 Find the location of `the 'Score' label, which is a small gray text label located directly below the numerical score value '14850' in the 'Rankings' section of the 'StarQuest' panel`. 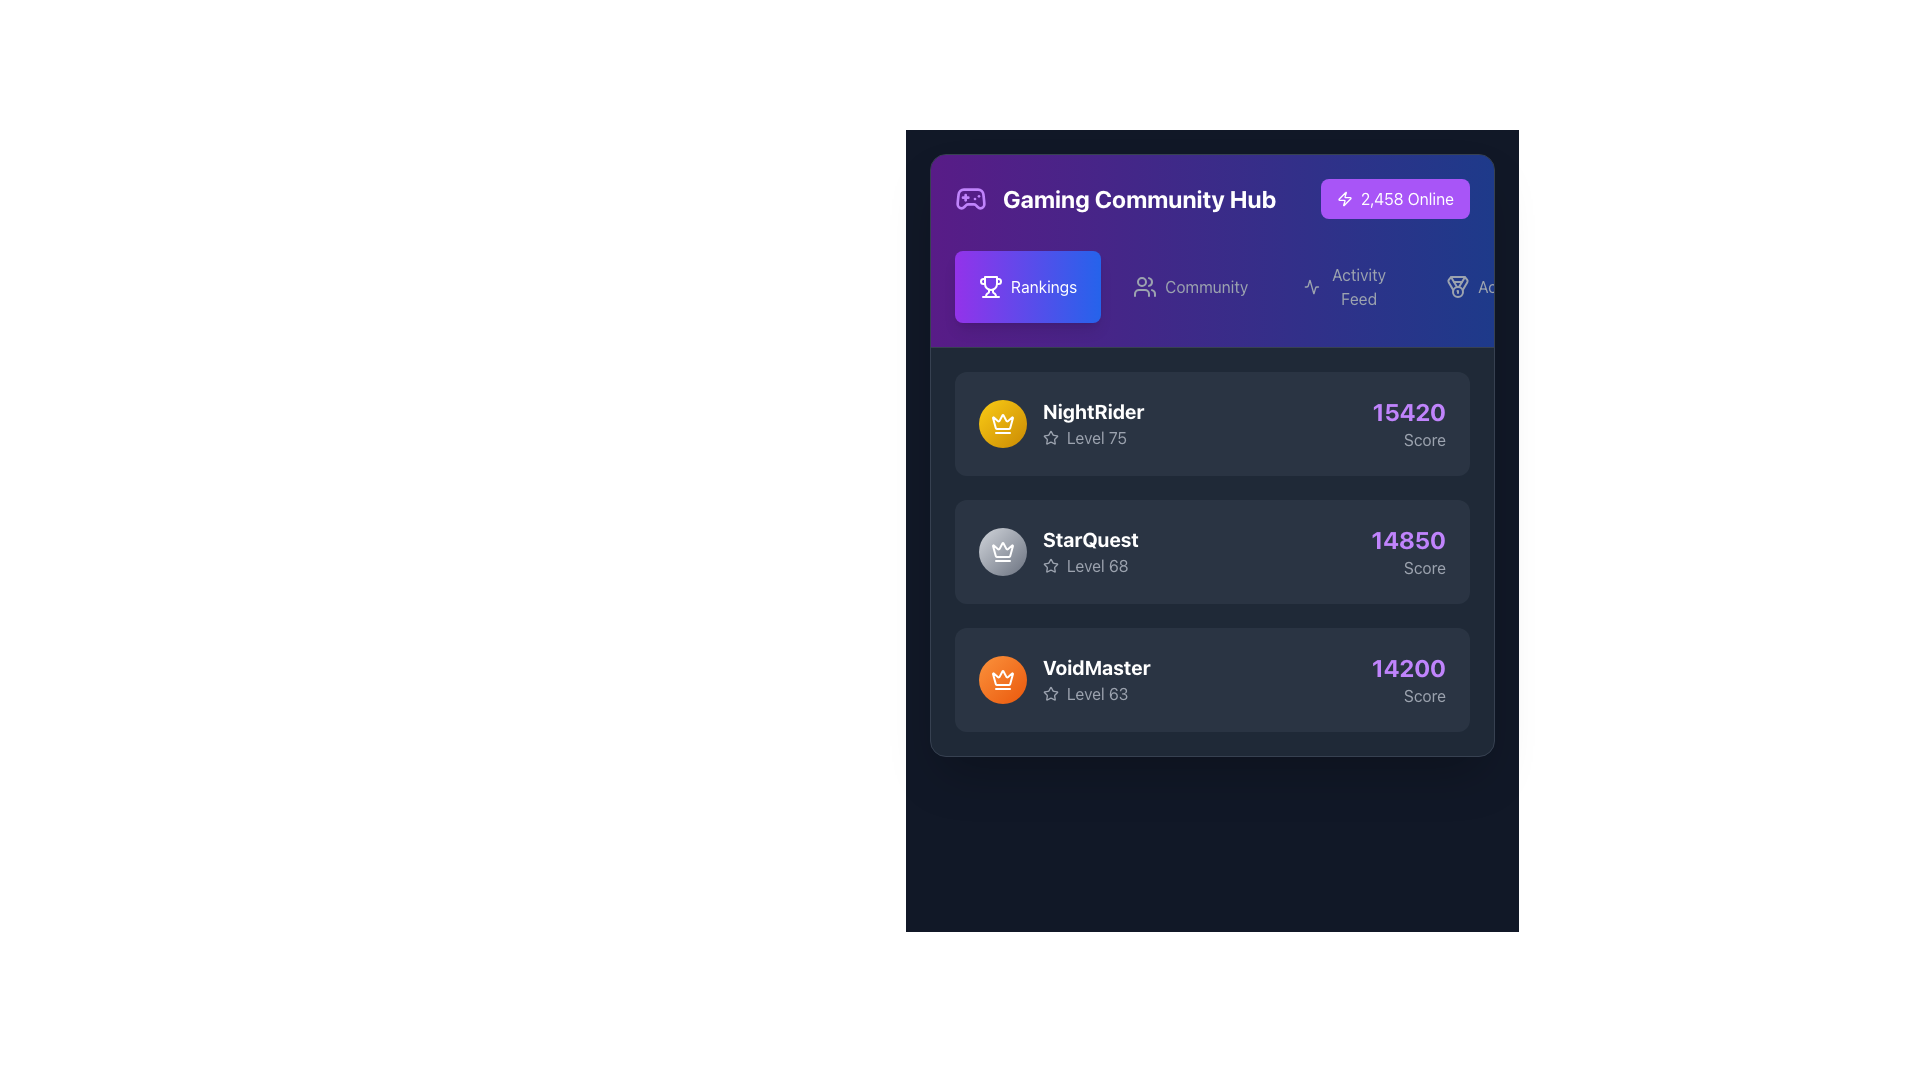

the 'Score' label, which is a small gray text label located directly below the numerical score value '14850' in the 'Rankings' section of the 'StarQuest' panel is located at coordinates (1407, 567).